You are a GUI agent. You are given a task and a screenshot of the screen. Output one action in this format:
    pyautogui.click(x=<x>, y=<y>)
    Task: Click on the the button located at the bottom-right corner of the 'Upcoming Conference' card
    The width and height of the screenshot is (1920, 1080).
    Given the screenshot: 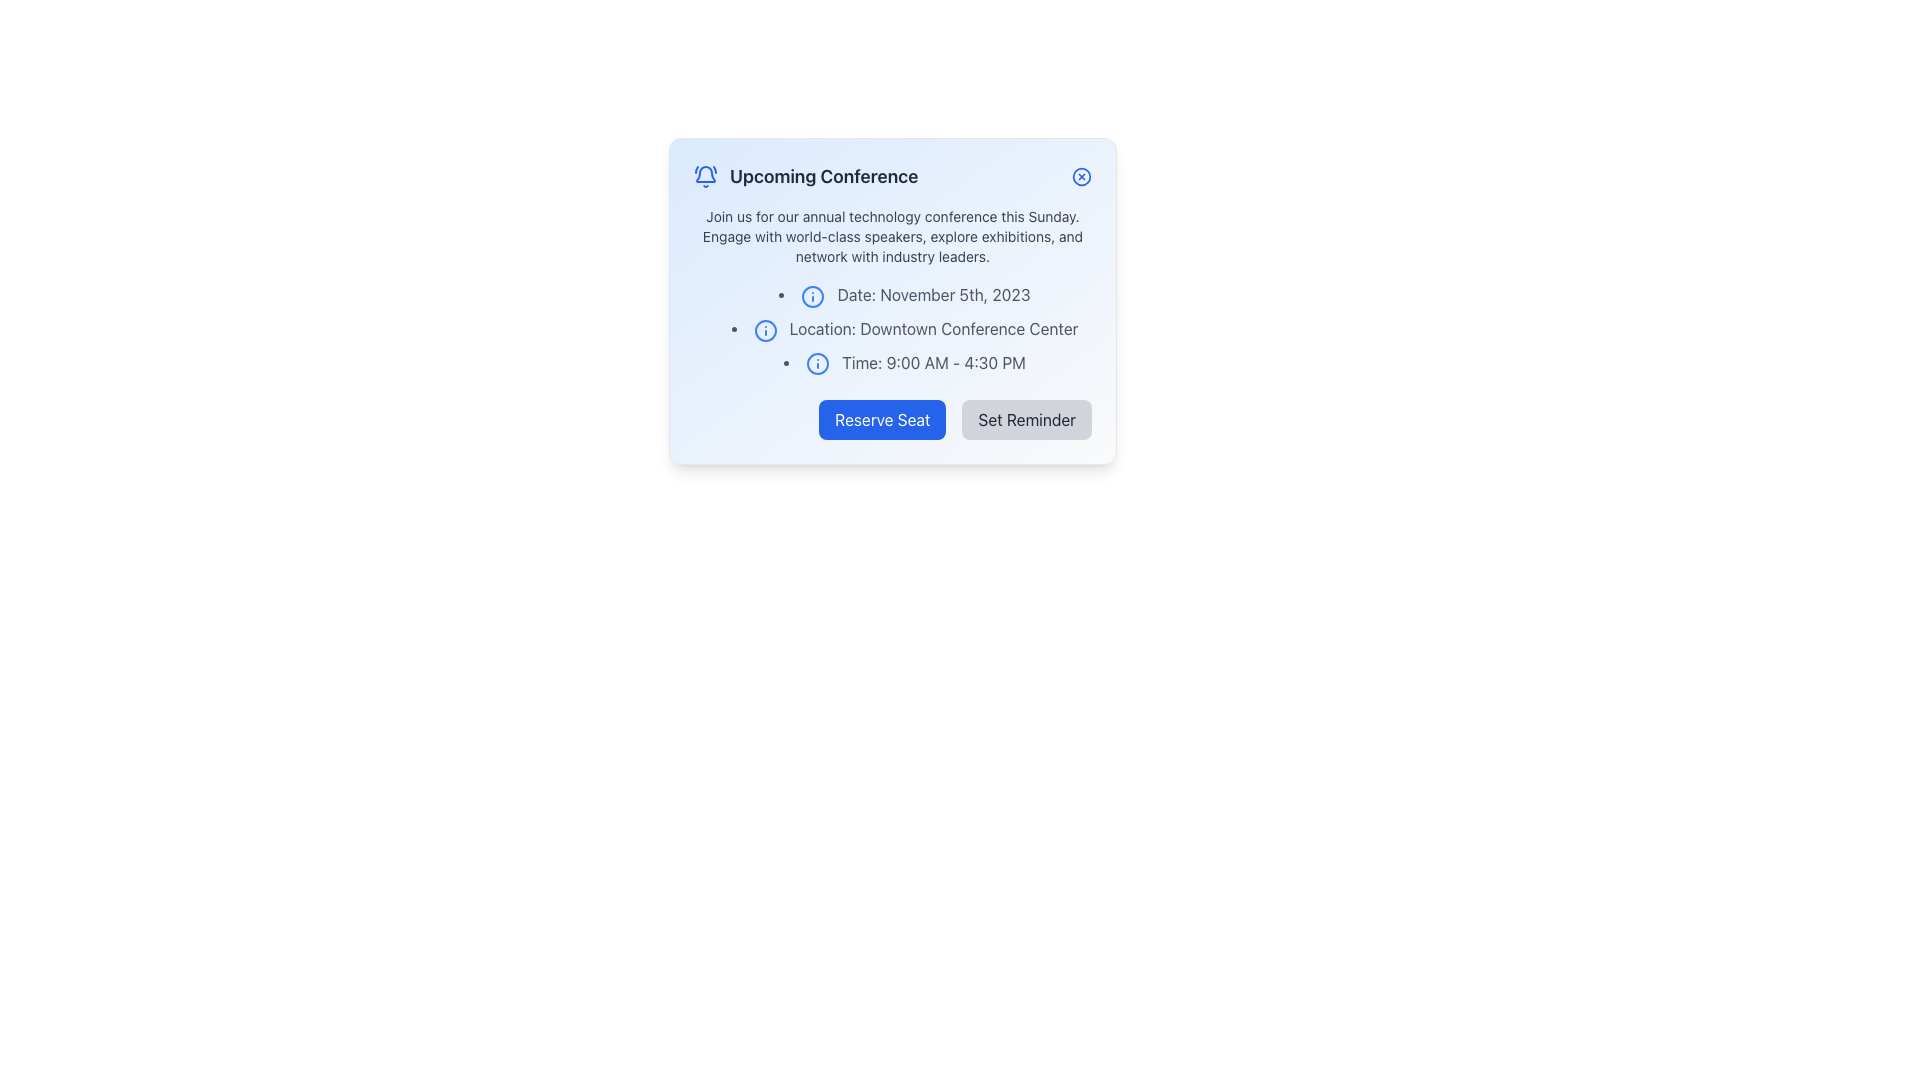 What is the action you would take?
    pyautogui.click(x=1027, y=419)
    